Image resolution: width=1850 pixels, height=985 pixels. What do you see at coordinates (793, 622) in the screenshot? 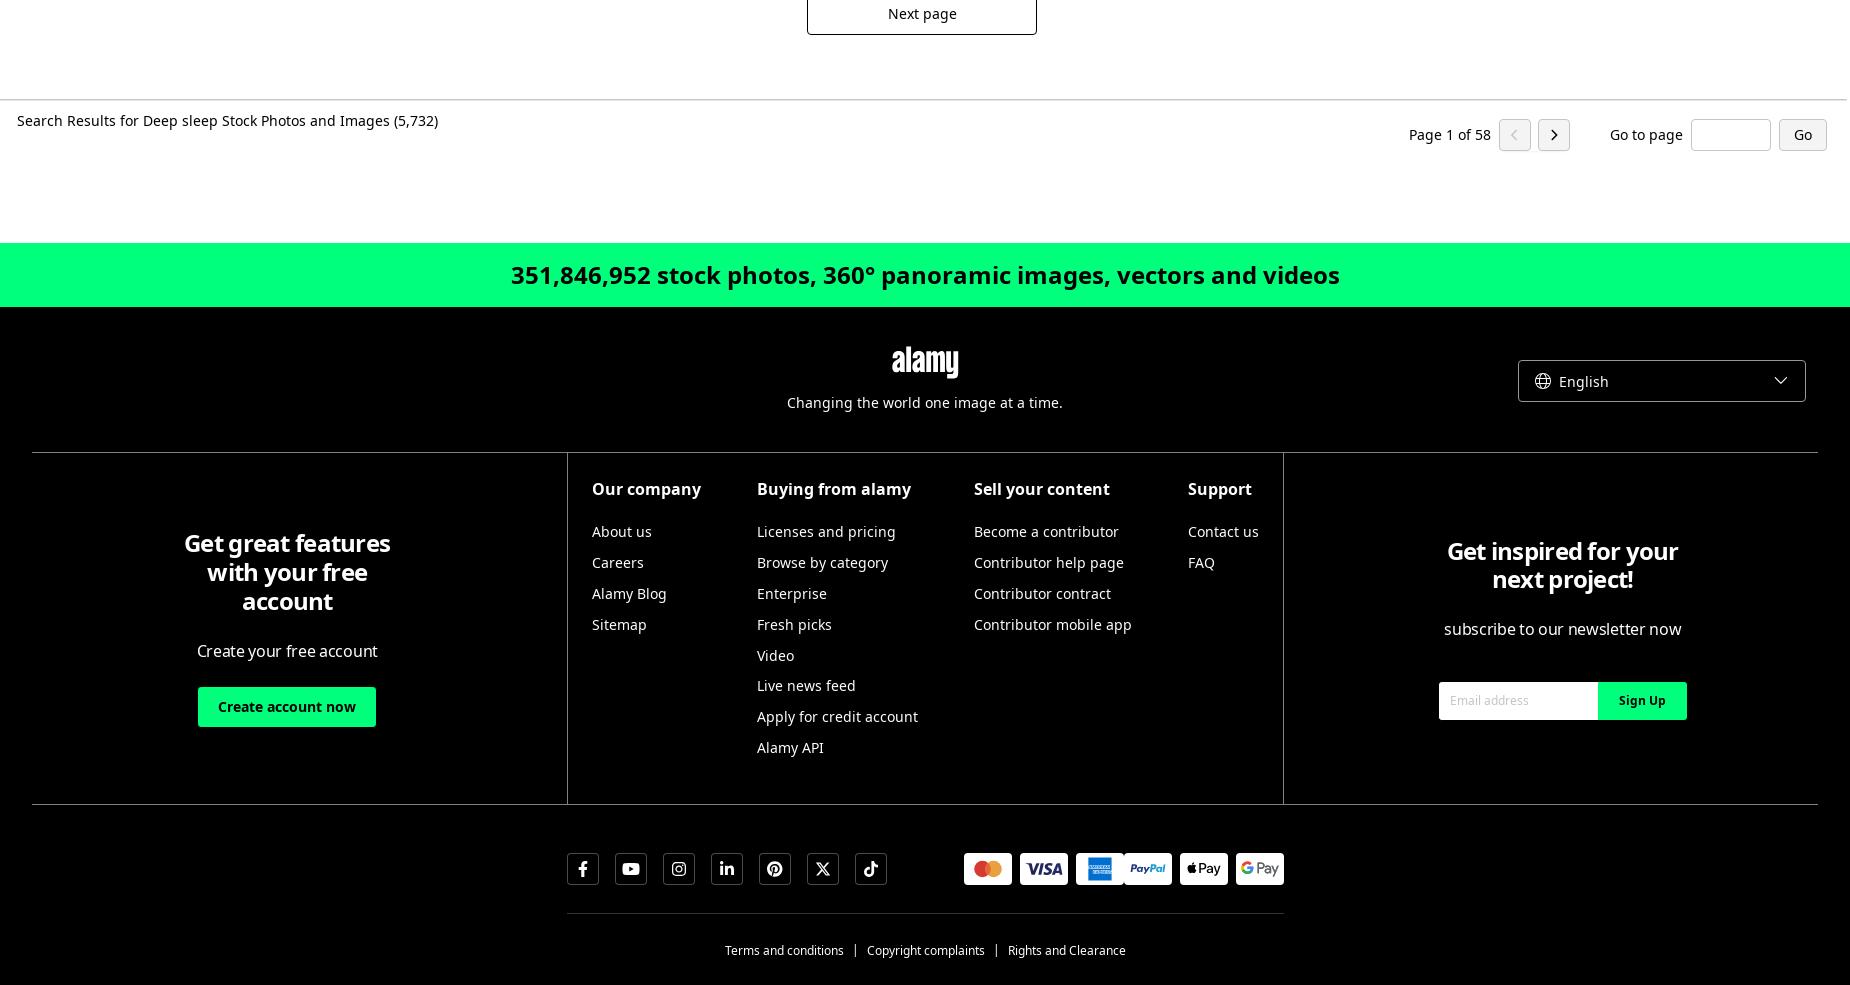
I see `'Fresh picks'` at bounding box center [793, 622].